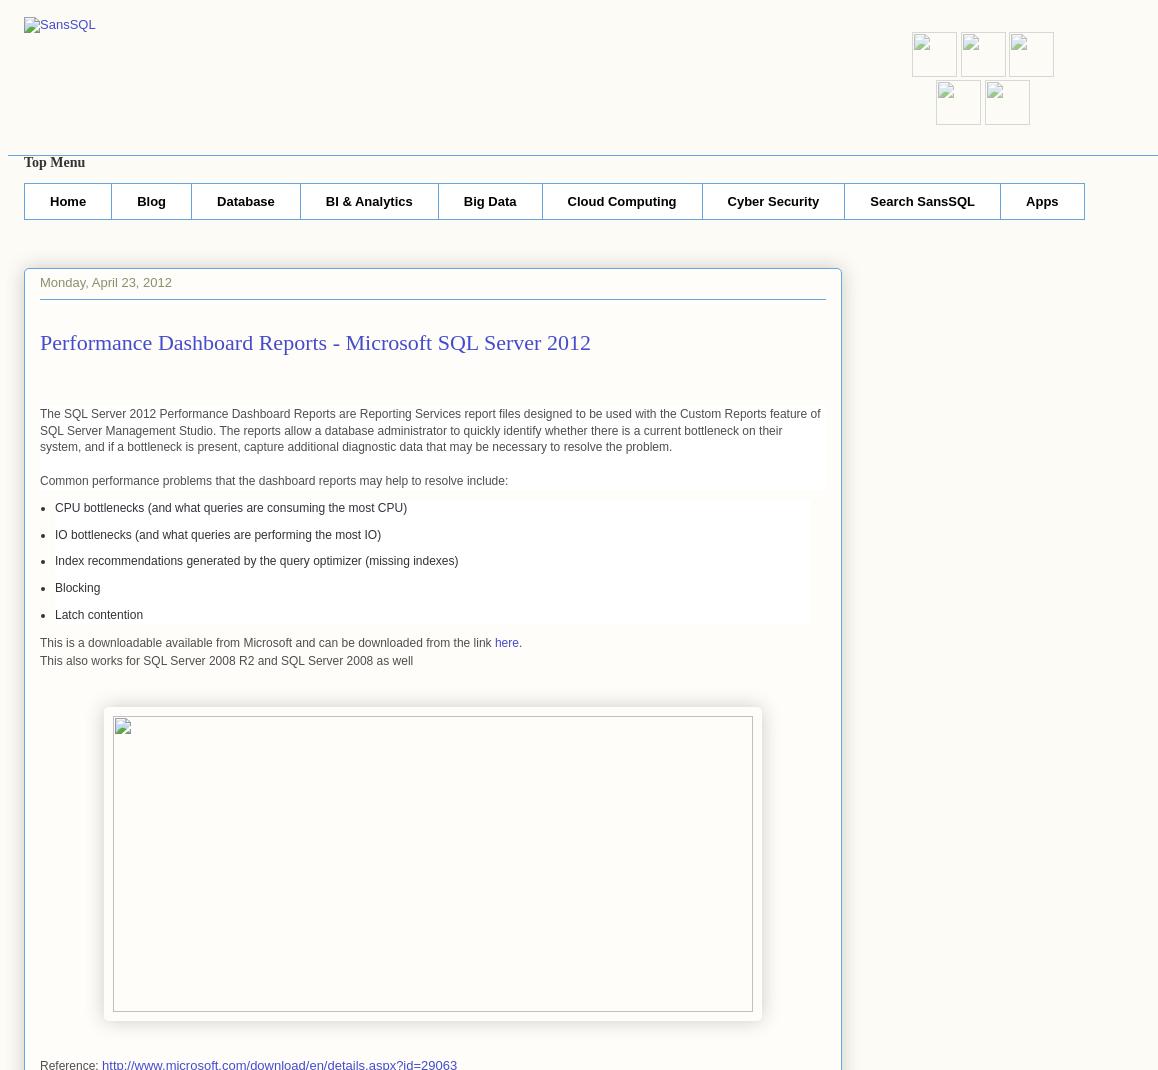 This screenshot has height=1070, width=1158. I want to click on 'Common performance problems that the dashboard reports may help to resolve include:', so click(272, 480).